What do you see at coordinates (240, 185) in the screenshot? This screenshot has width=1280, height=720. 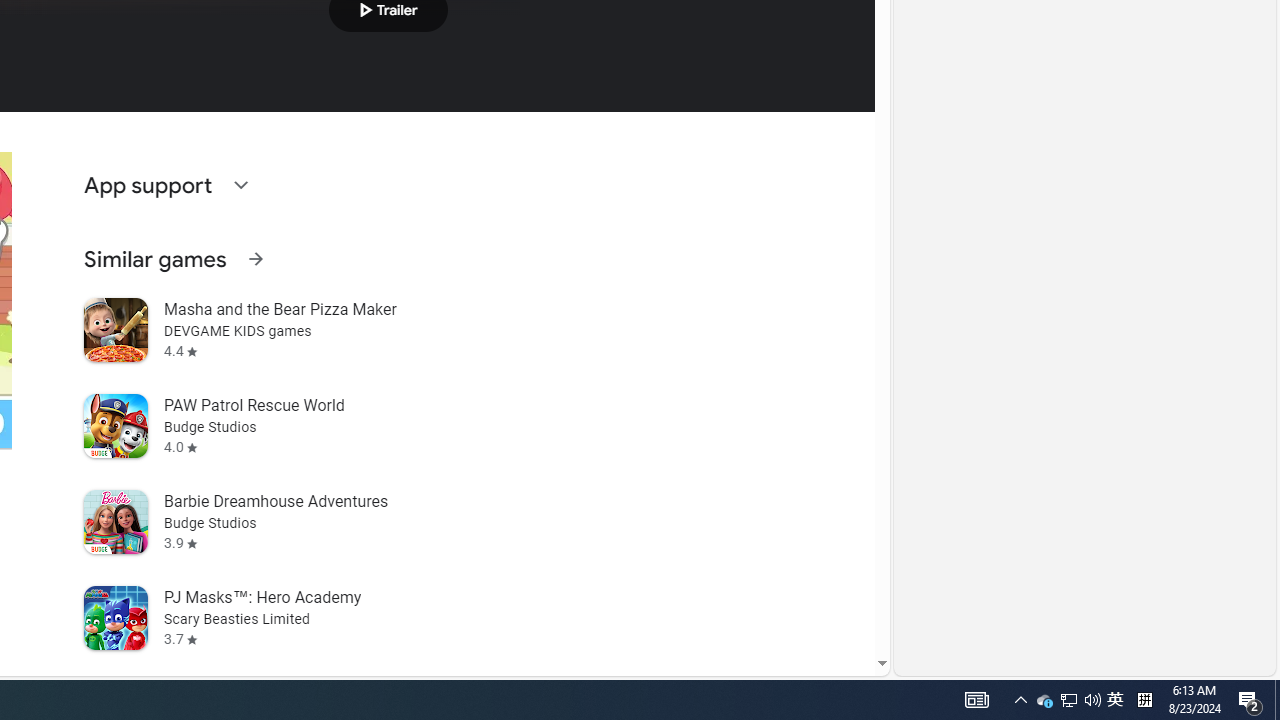 I see `'Expand'` at bounding box center [240, 185].